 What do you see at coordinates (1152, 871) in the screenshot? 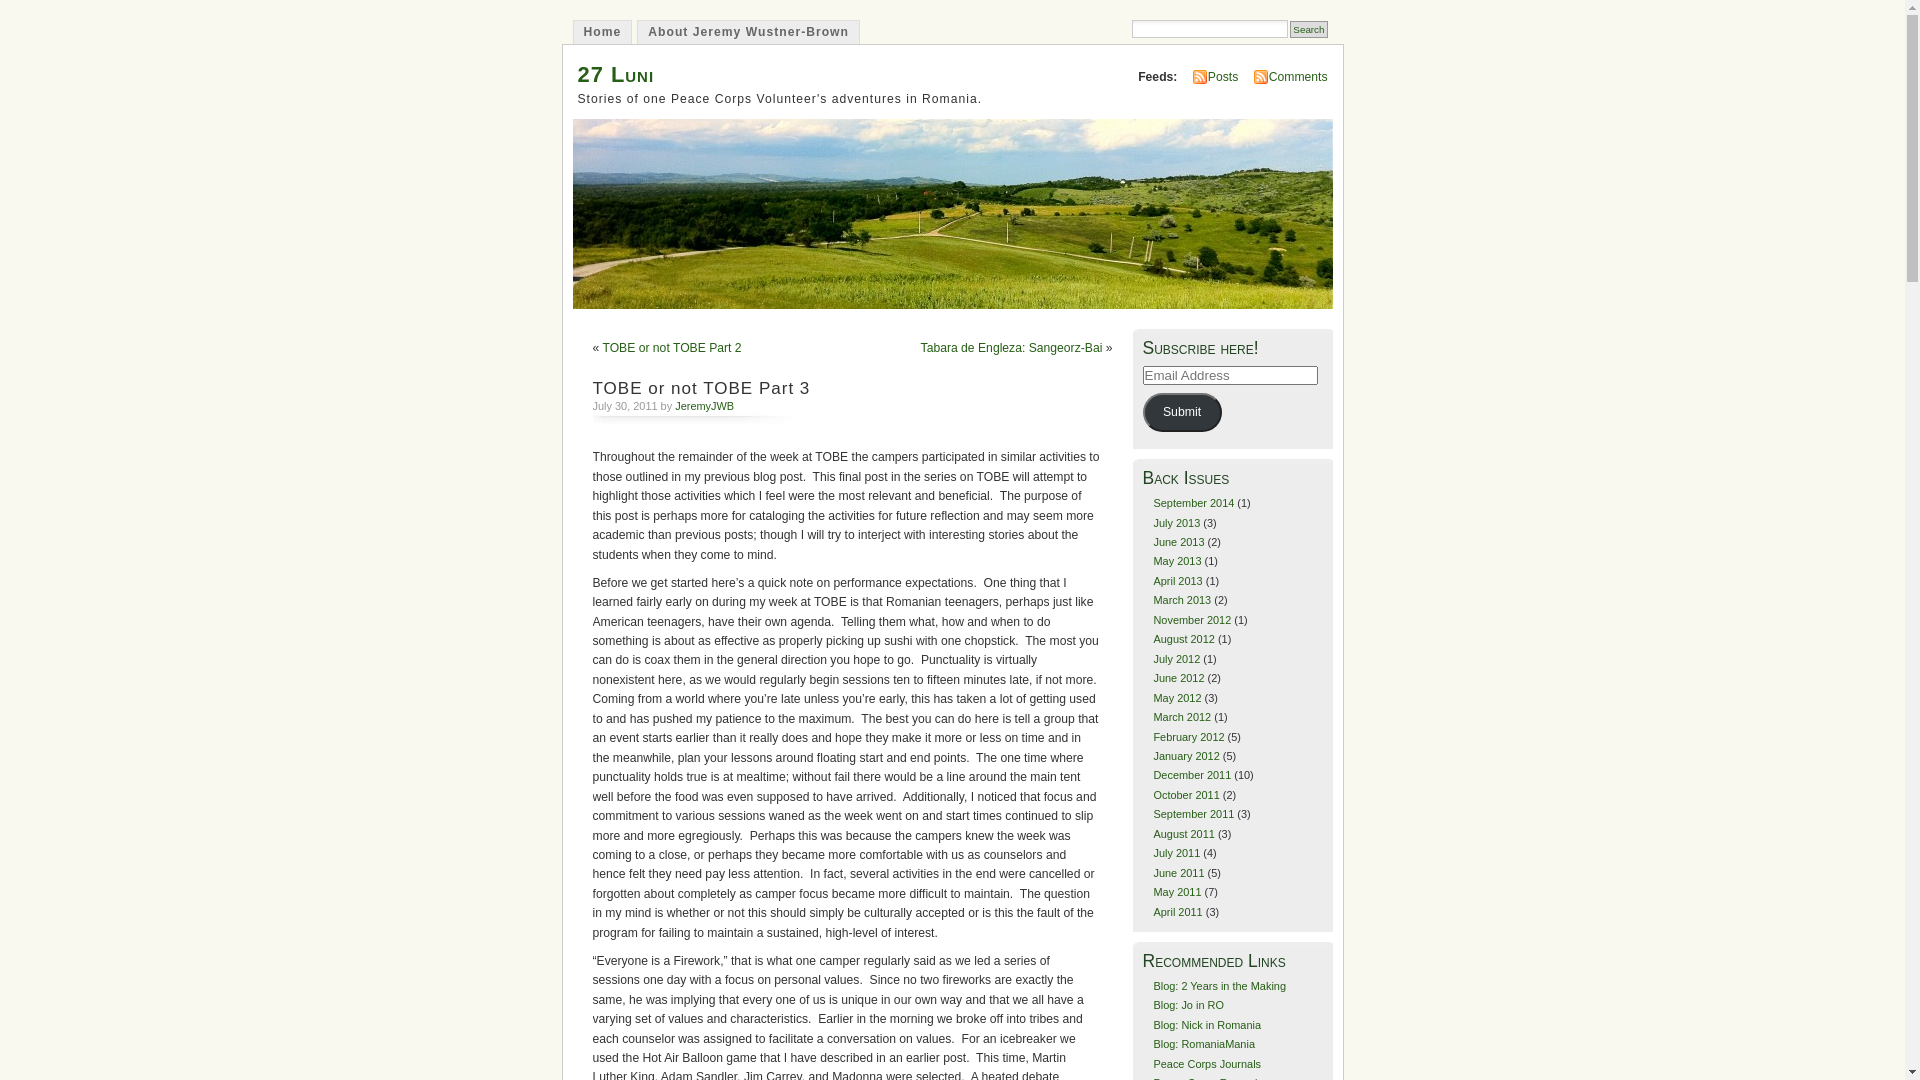
I see `'June 2011'` at bounding box center [1152, 871].